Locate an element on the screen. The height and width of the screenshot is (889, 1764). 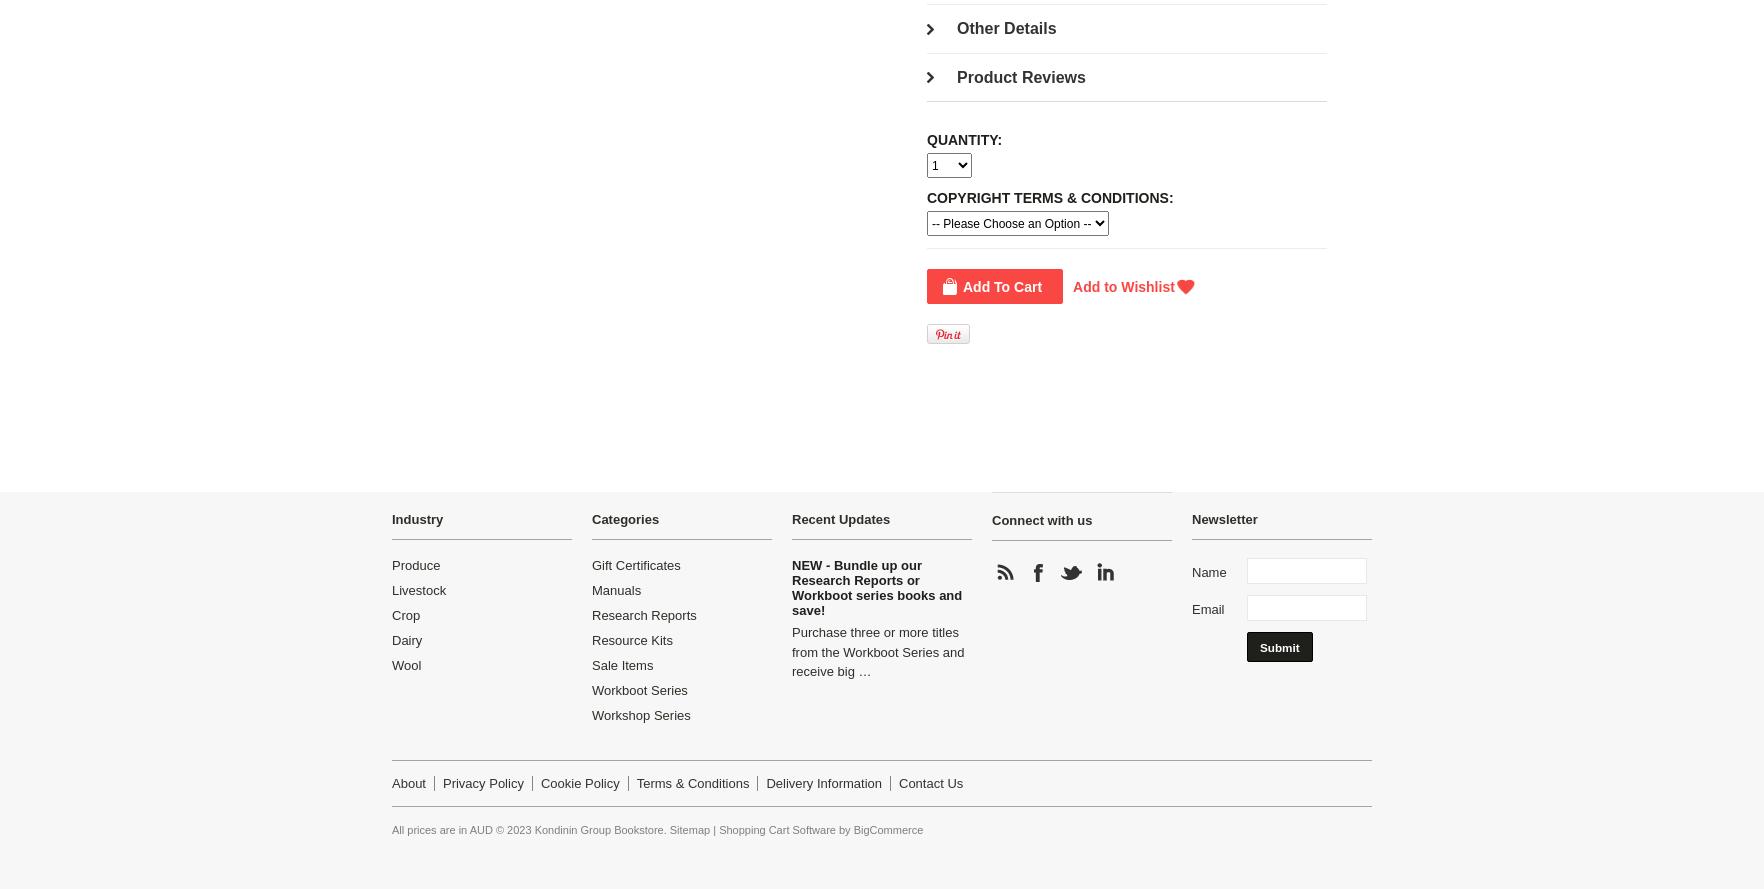
'Copyright Terms & Conditions:' is located at coordinates (926, 196).